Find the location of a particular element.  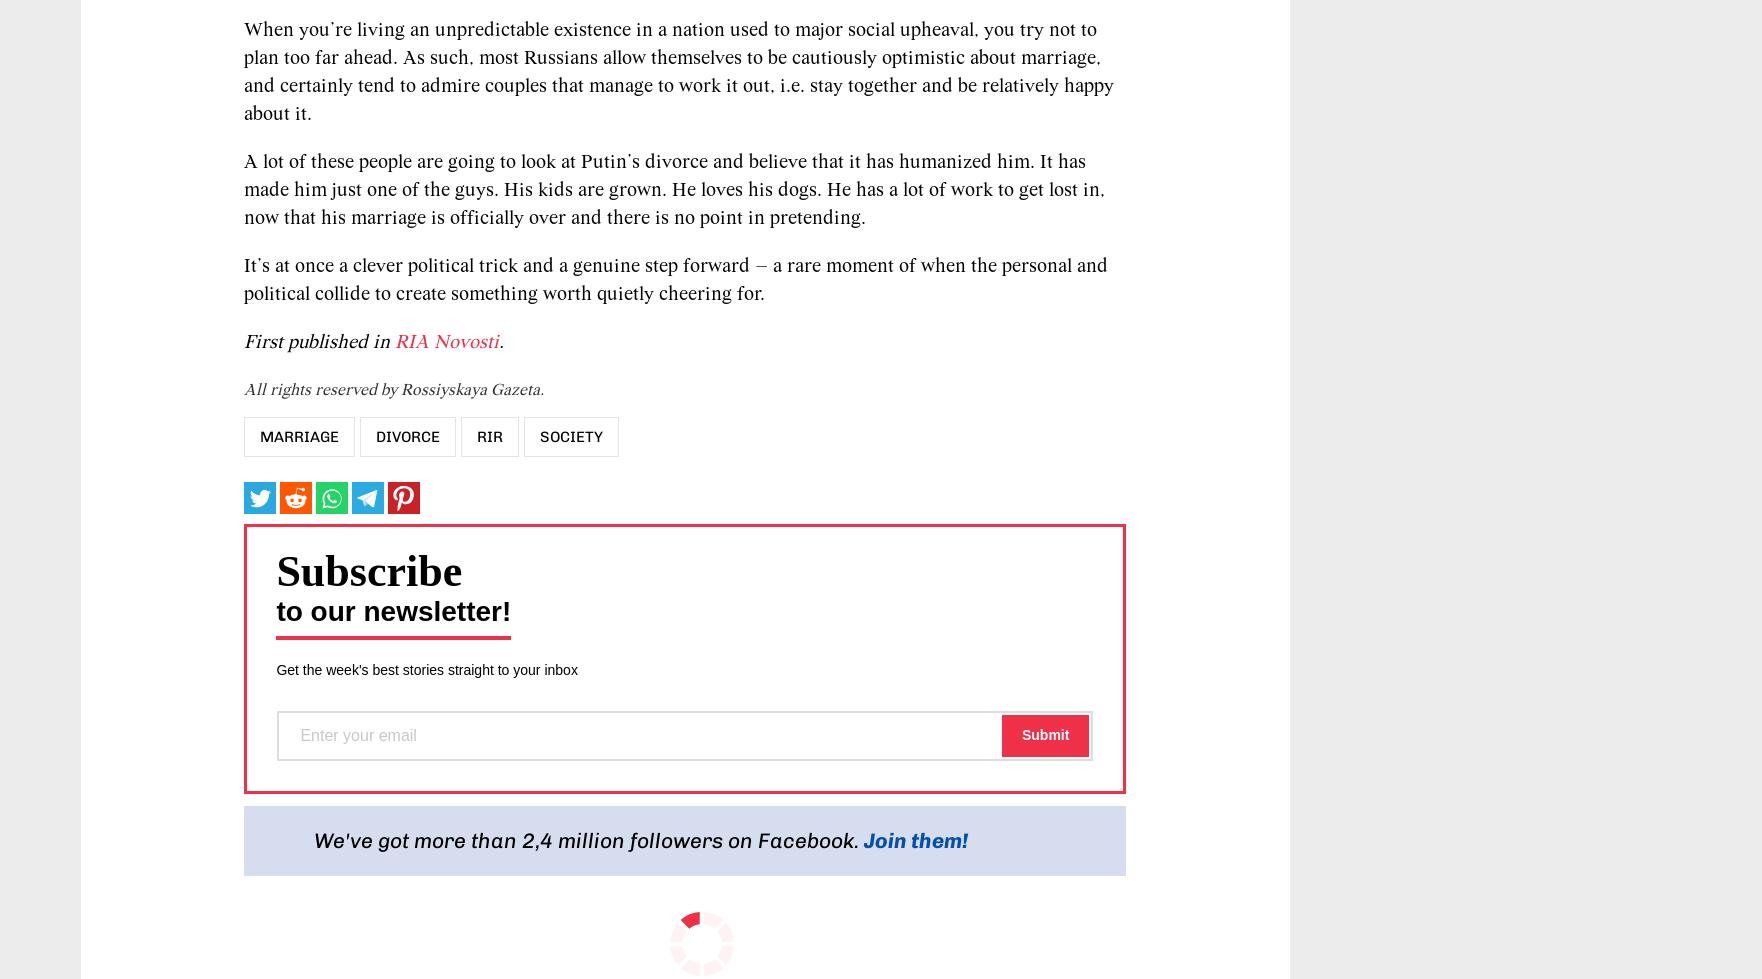

'Get the week's best stories straight to your inbox' is located at coordinates (426, 668).